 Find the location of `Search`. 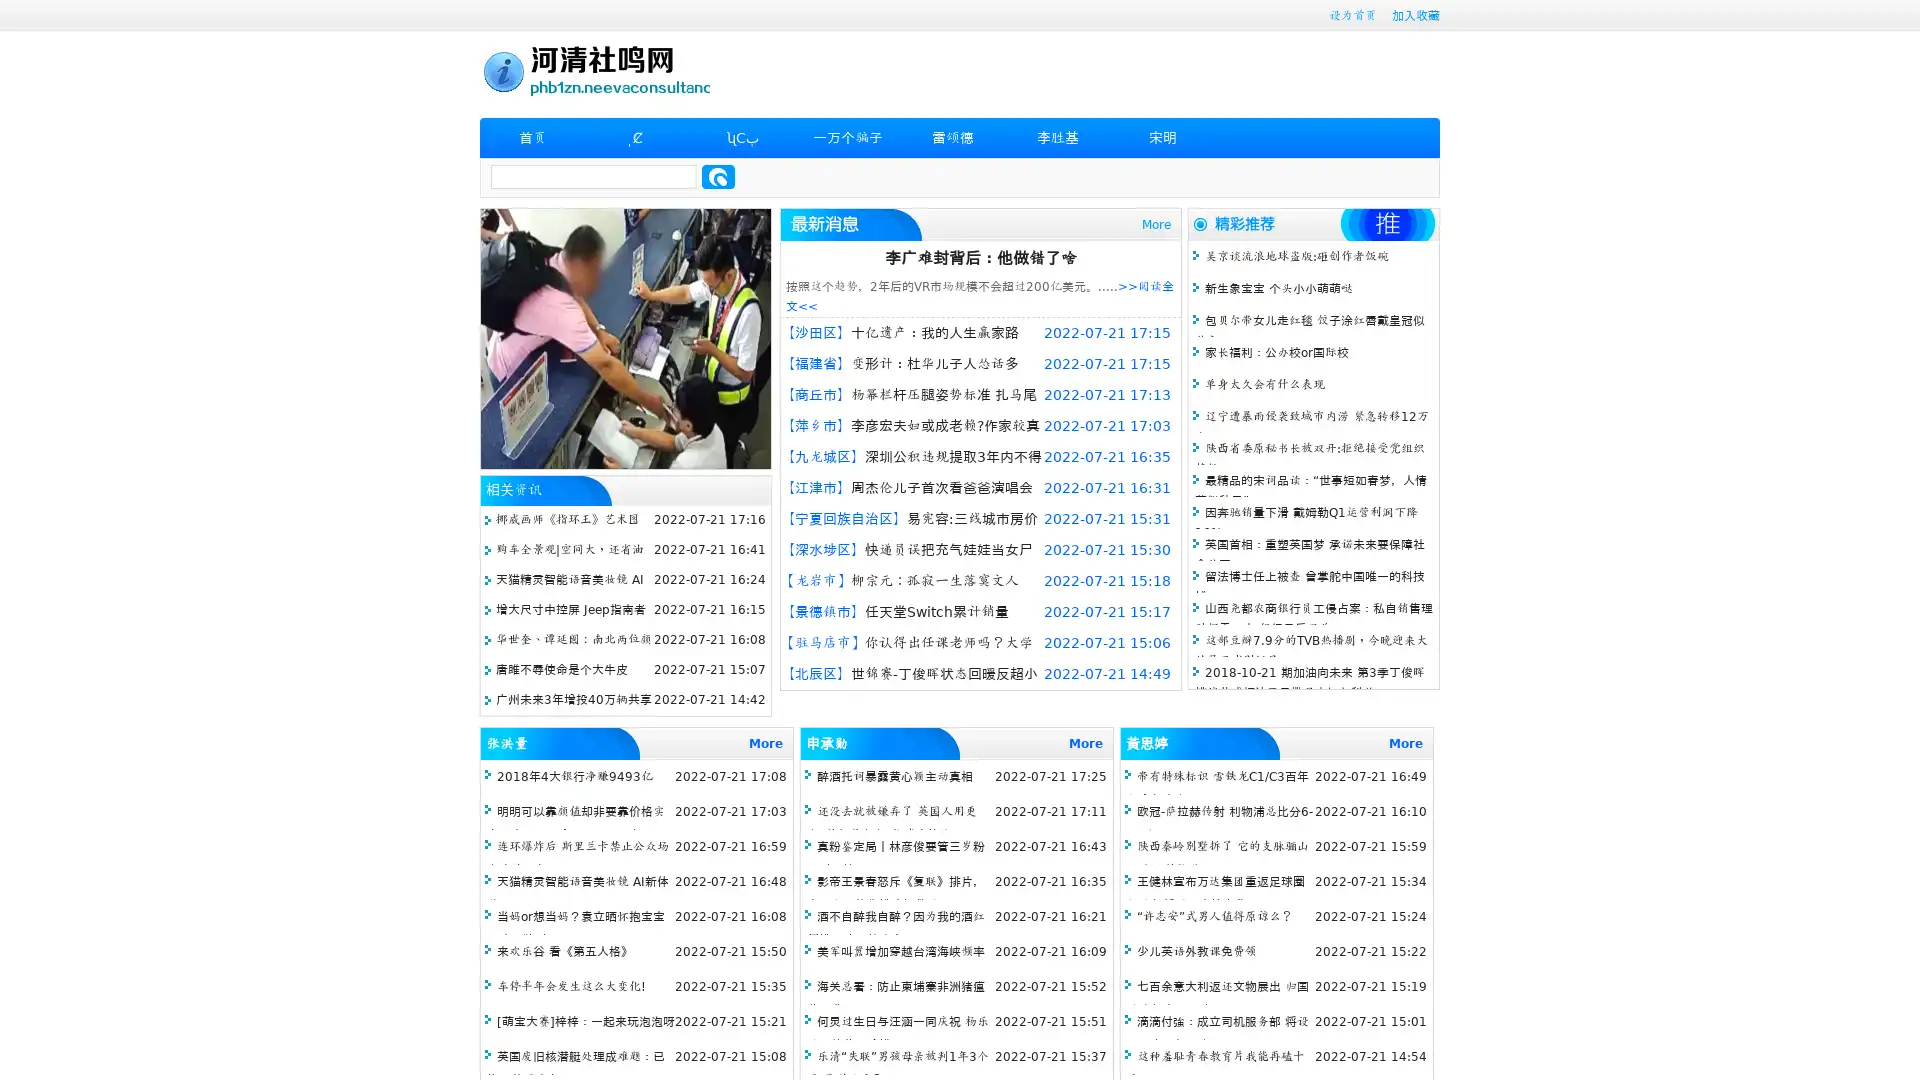

Search is located at coordinates (718, 176).